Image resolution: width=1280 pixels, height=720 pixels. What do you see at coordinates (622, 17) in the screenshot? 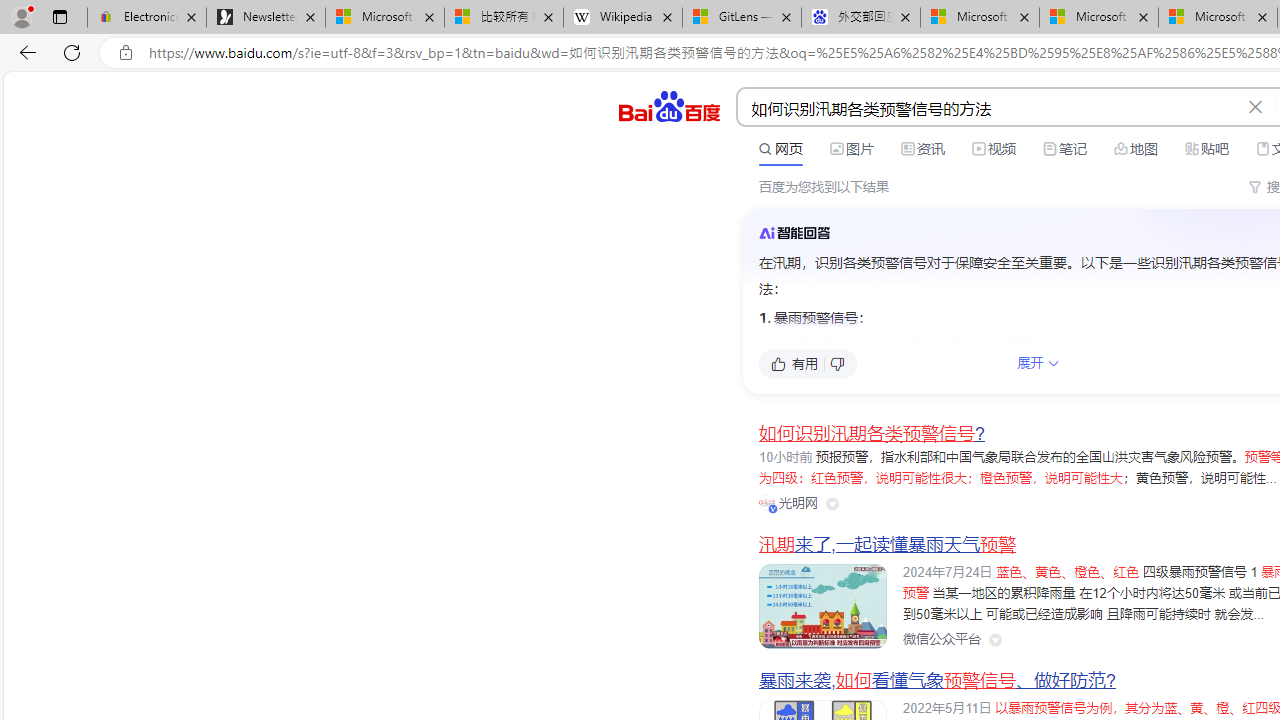
I see `'Wikipedia'` at bounding box center [622, 17].